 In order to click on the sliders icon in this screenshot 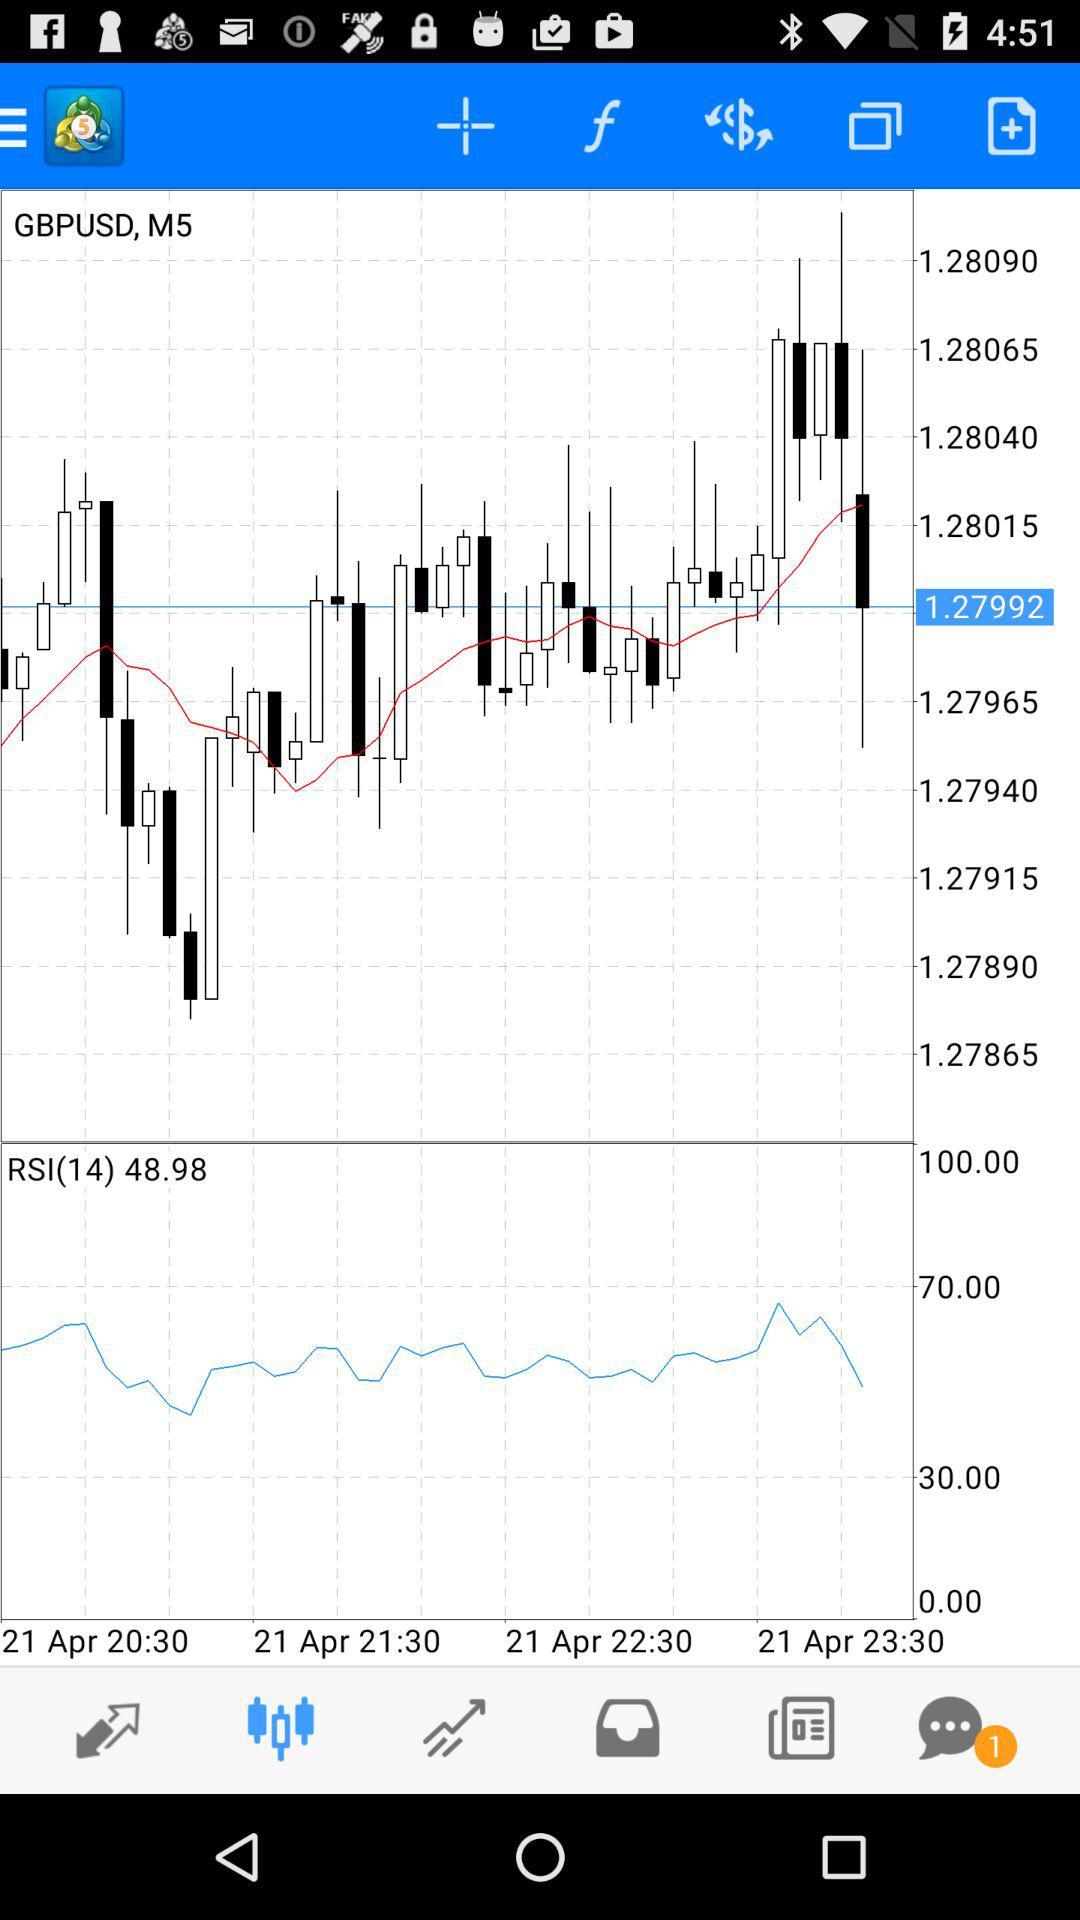, I will do `click(280, 1848)`.